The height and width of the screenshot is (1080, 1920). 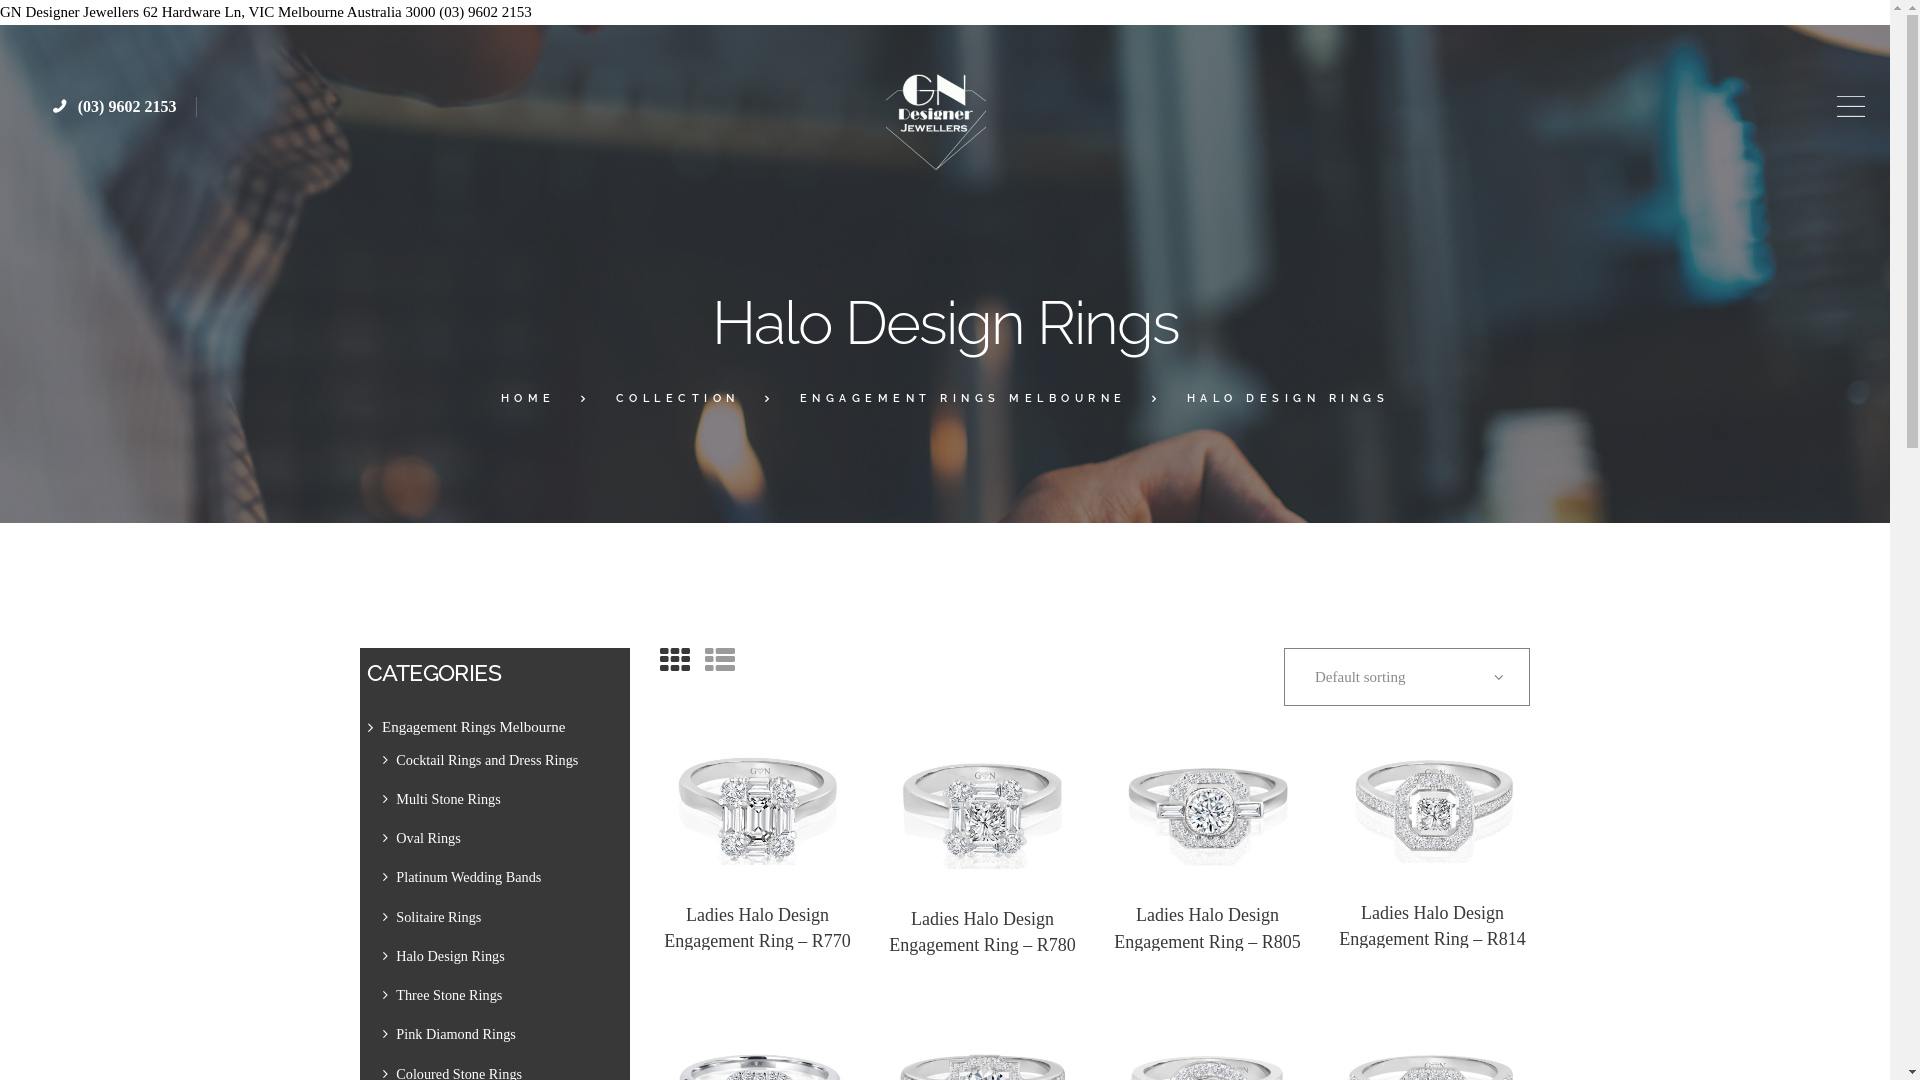 I want to click on 'Three Stone Rings', so click(x=448, y=995).